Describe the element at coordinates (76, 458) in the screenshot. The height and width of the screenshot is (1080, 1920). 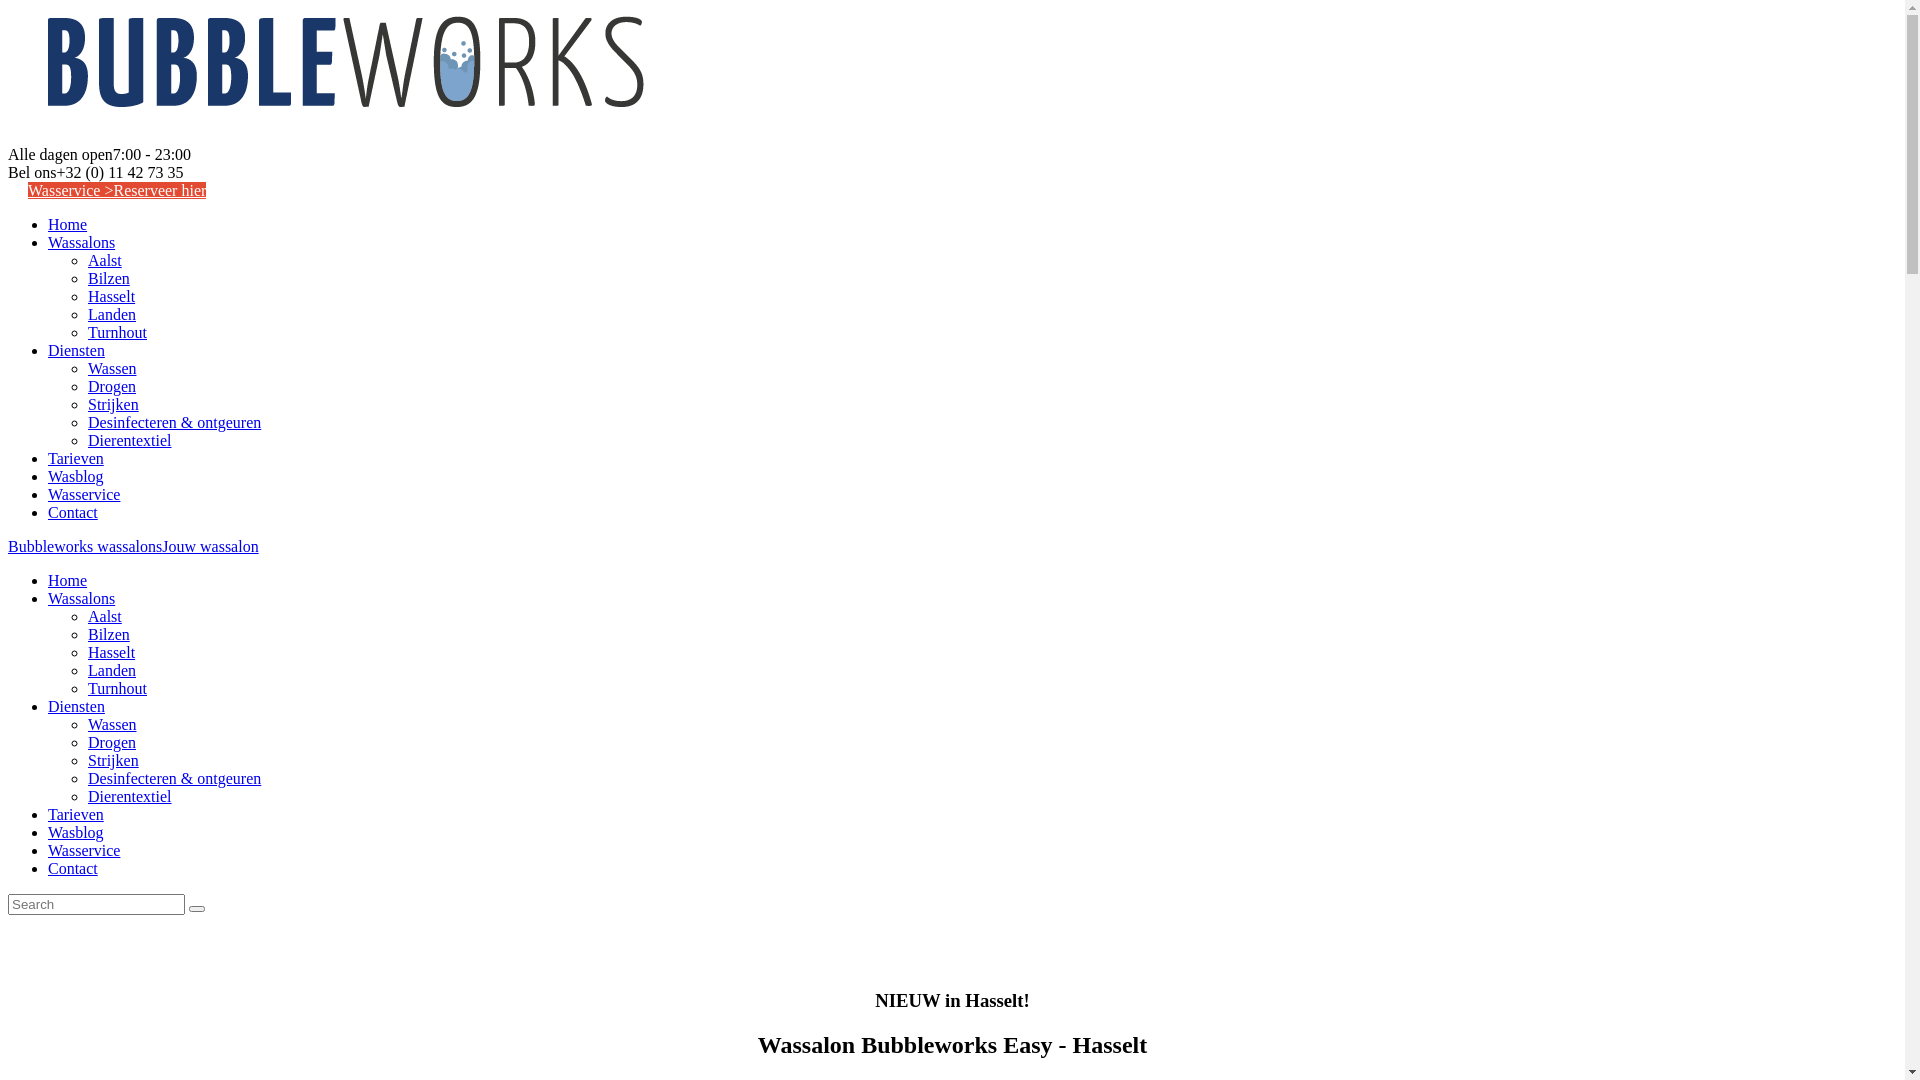
I see `'Tarieven'` at that location.